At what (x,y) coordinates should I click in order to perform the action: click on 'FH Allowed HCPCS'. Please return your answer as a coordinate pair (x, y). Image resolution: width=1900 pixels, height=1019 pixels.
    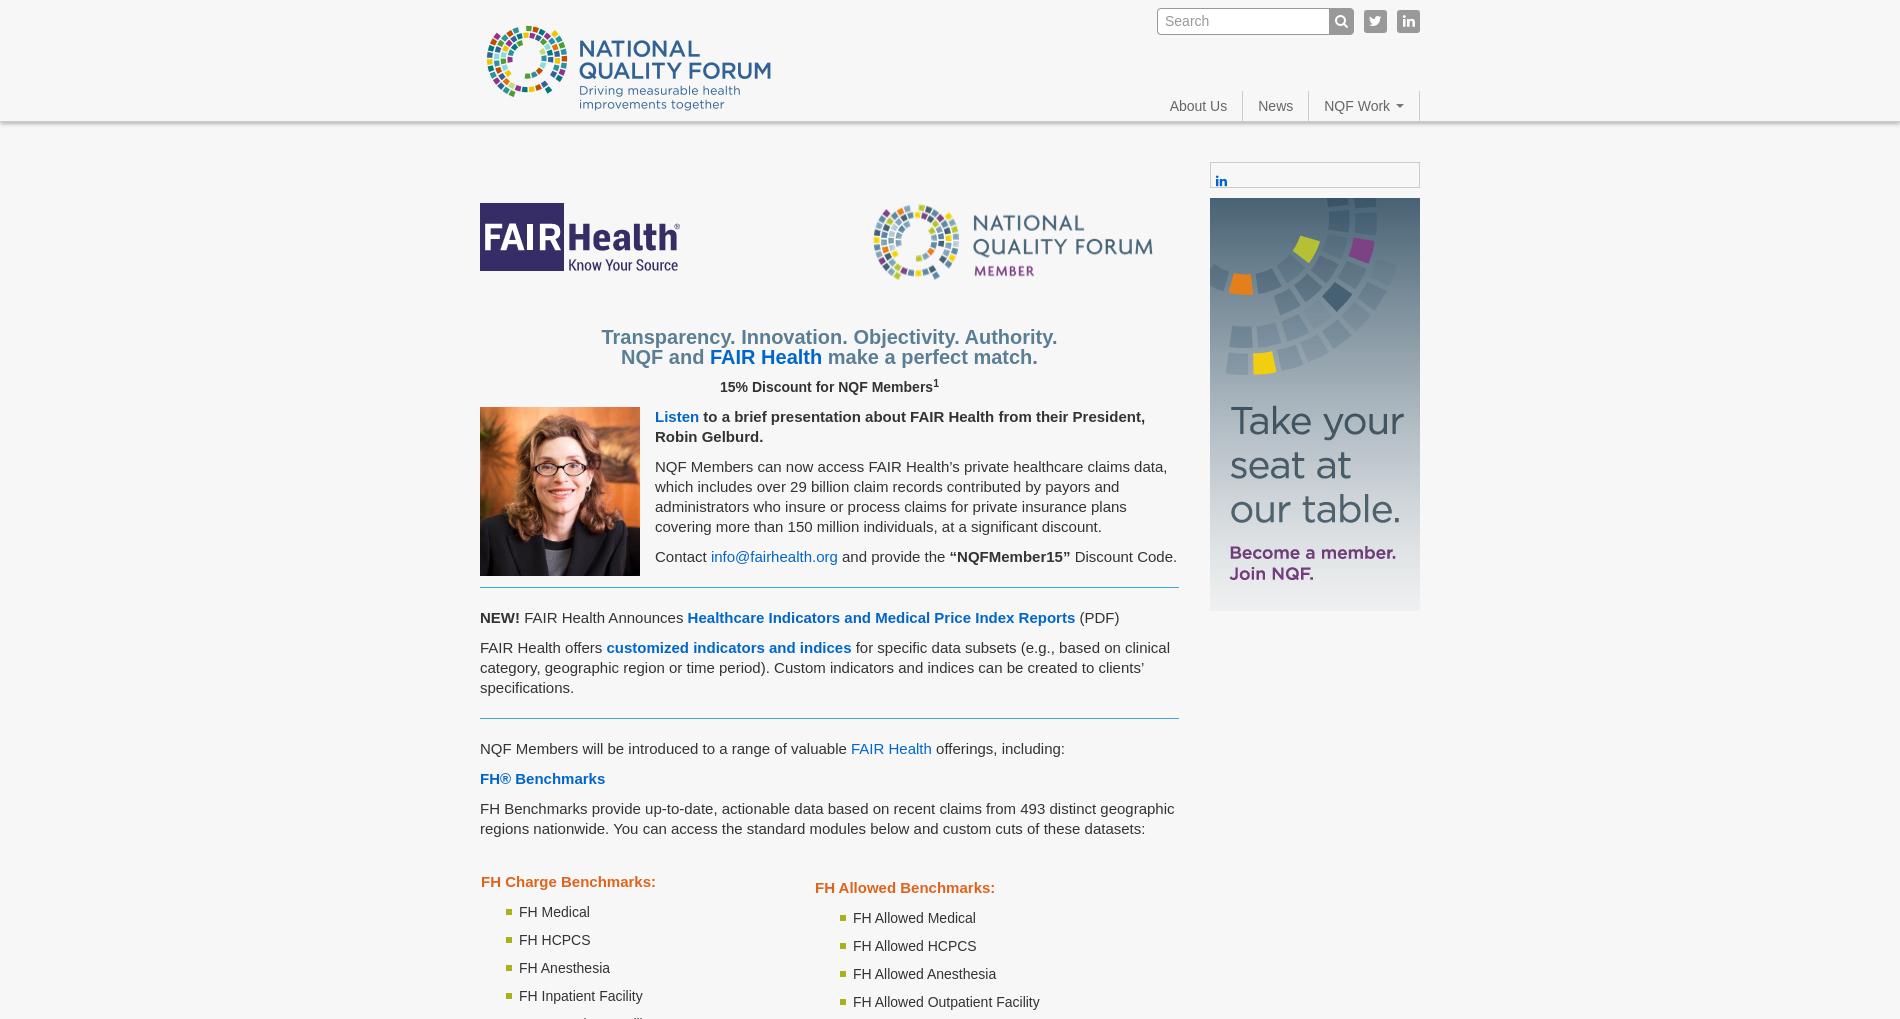
    Looking at the image, I should click on (913, 945).